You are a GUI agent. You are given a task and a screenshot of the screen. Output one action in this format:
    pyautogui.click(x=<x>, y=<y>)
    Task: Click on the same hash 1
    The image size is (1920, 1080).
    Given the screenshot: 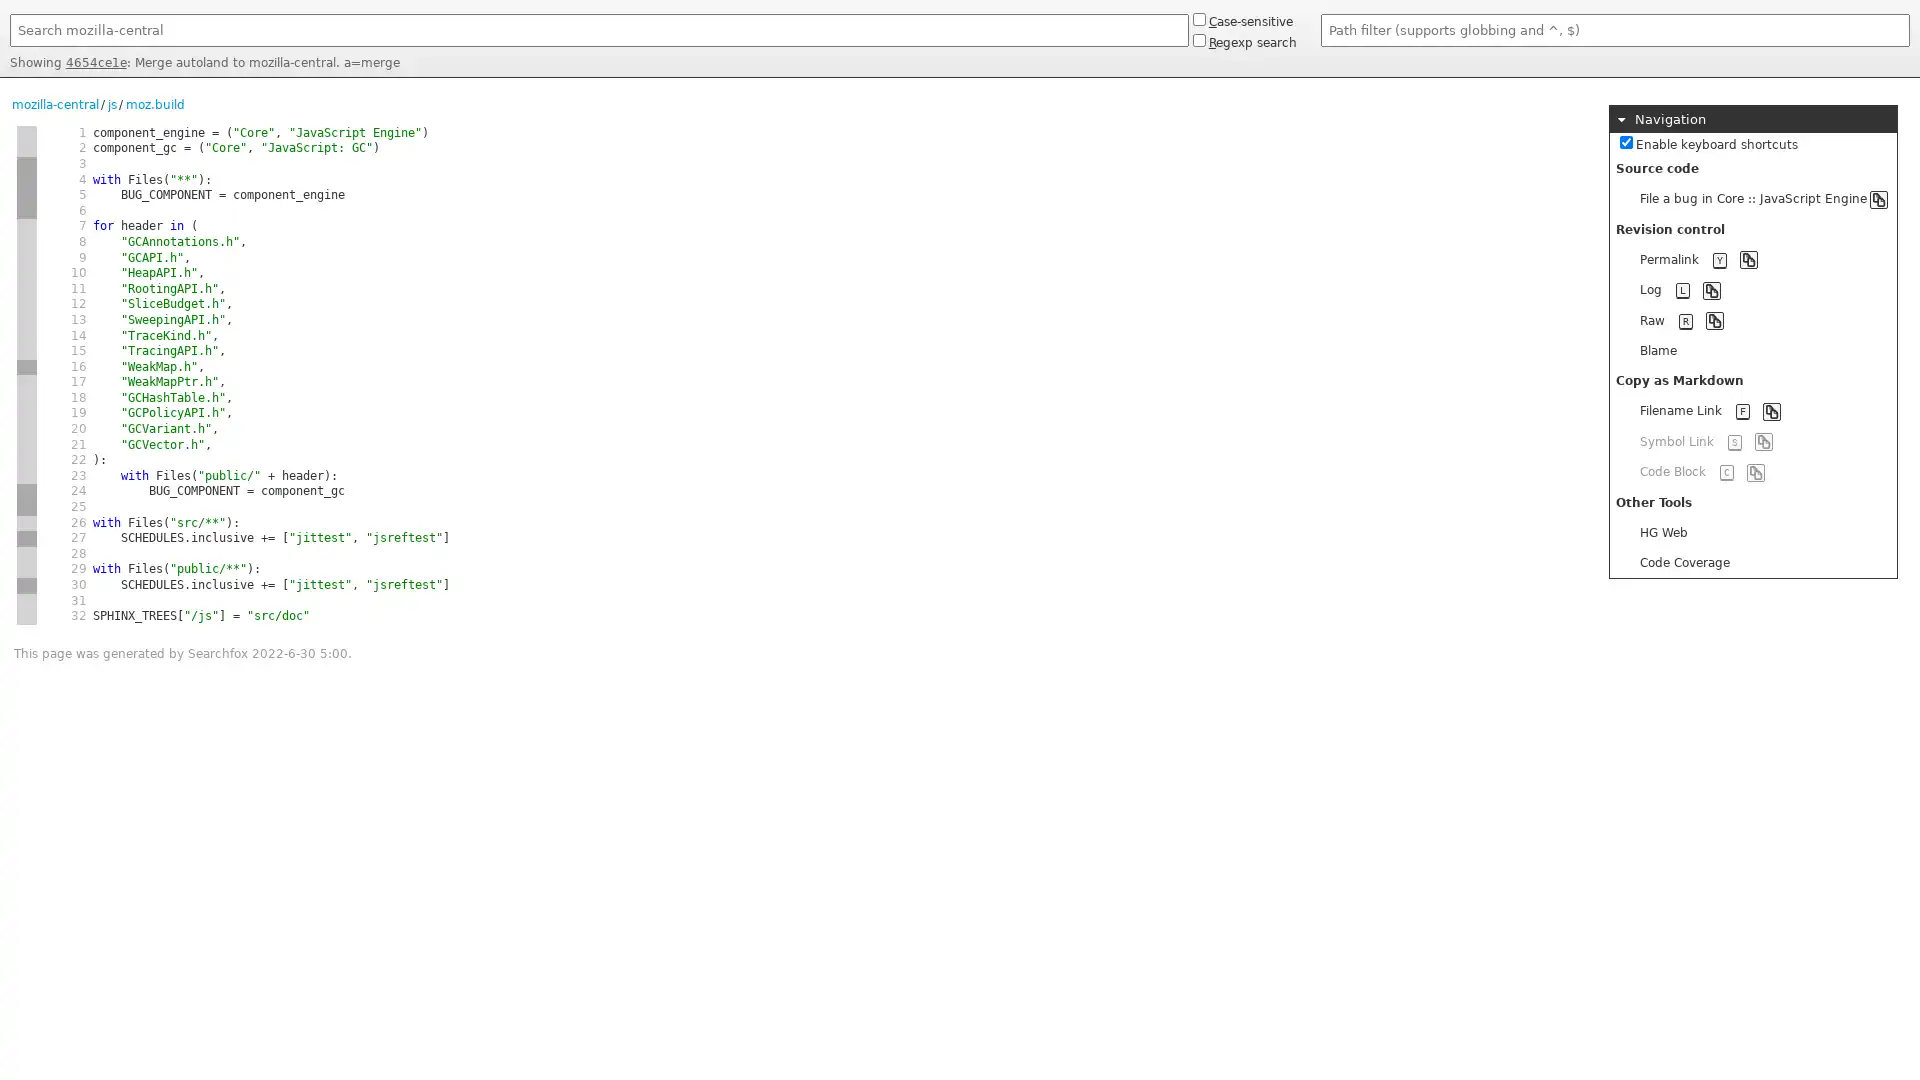 What is the action you would take?
    pyautogui.click(x=27, y=147)
    